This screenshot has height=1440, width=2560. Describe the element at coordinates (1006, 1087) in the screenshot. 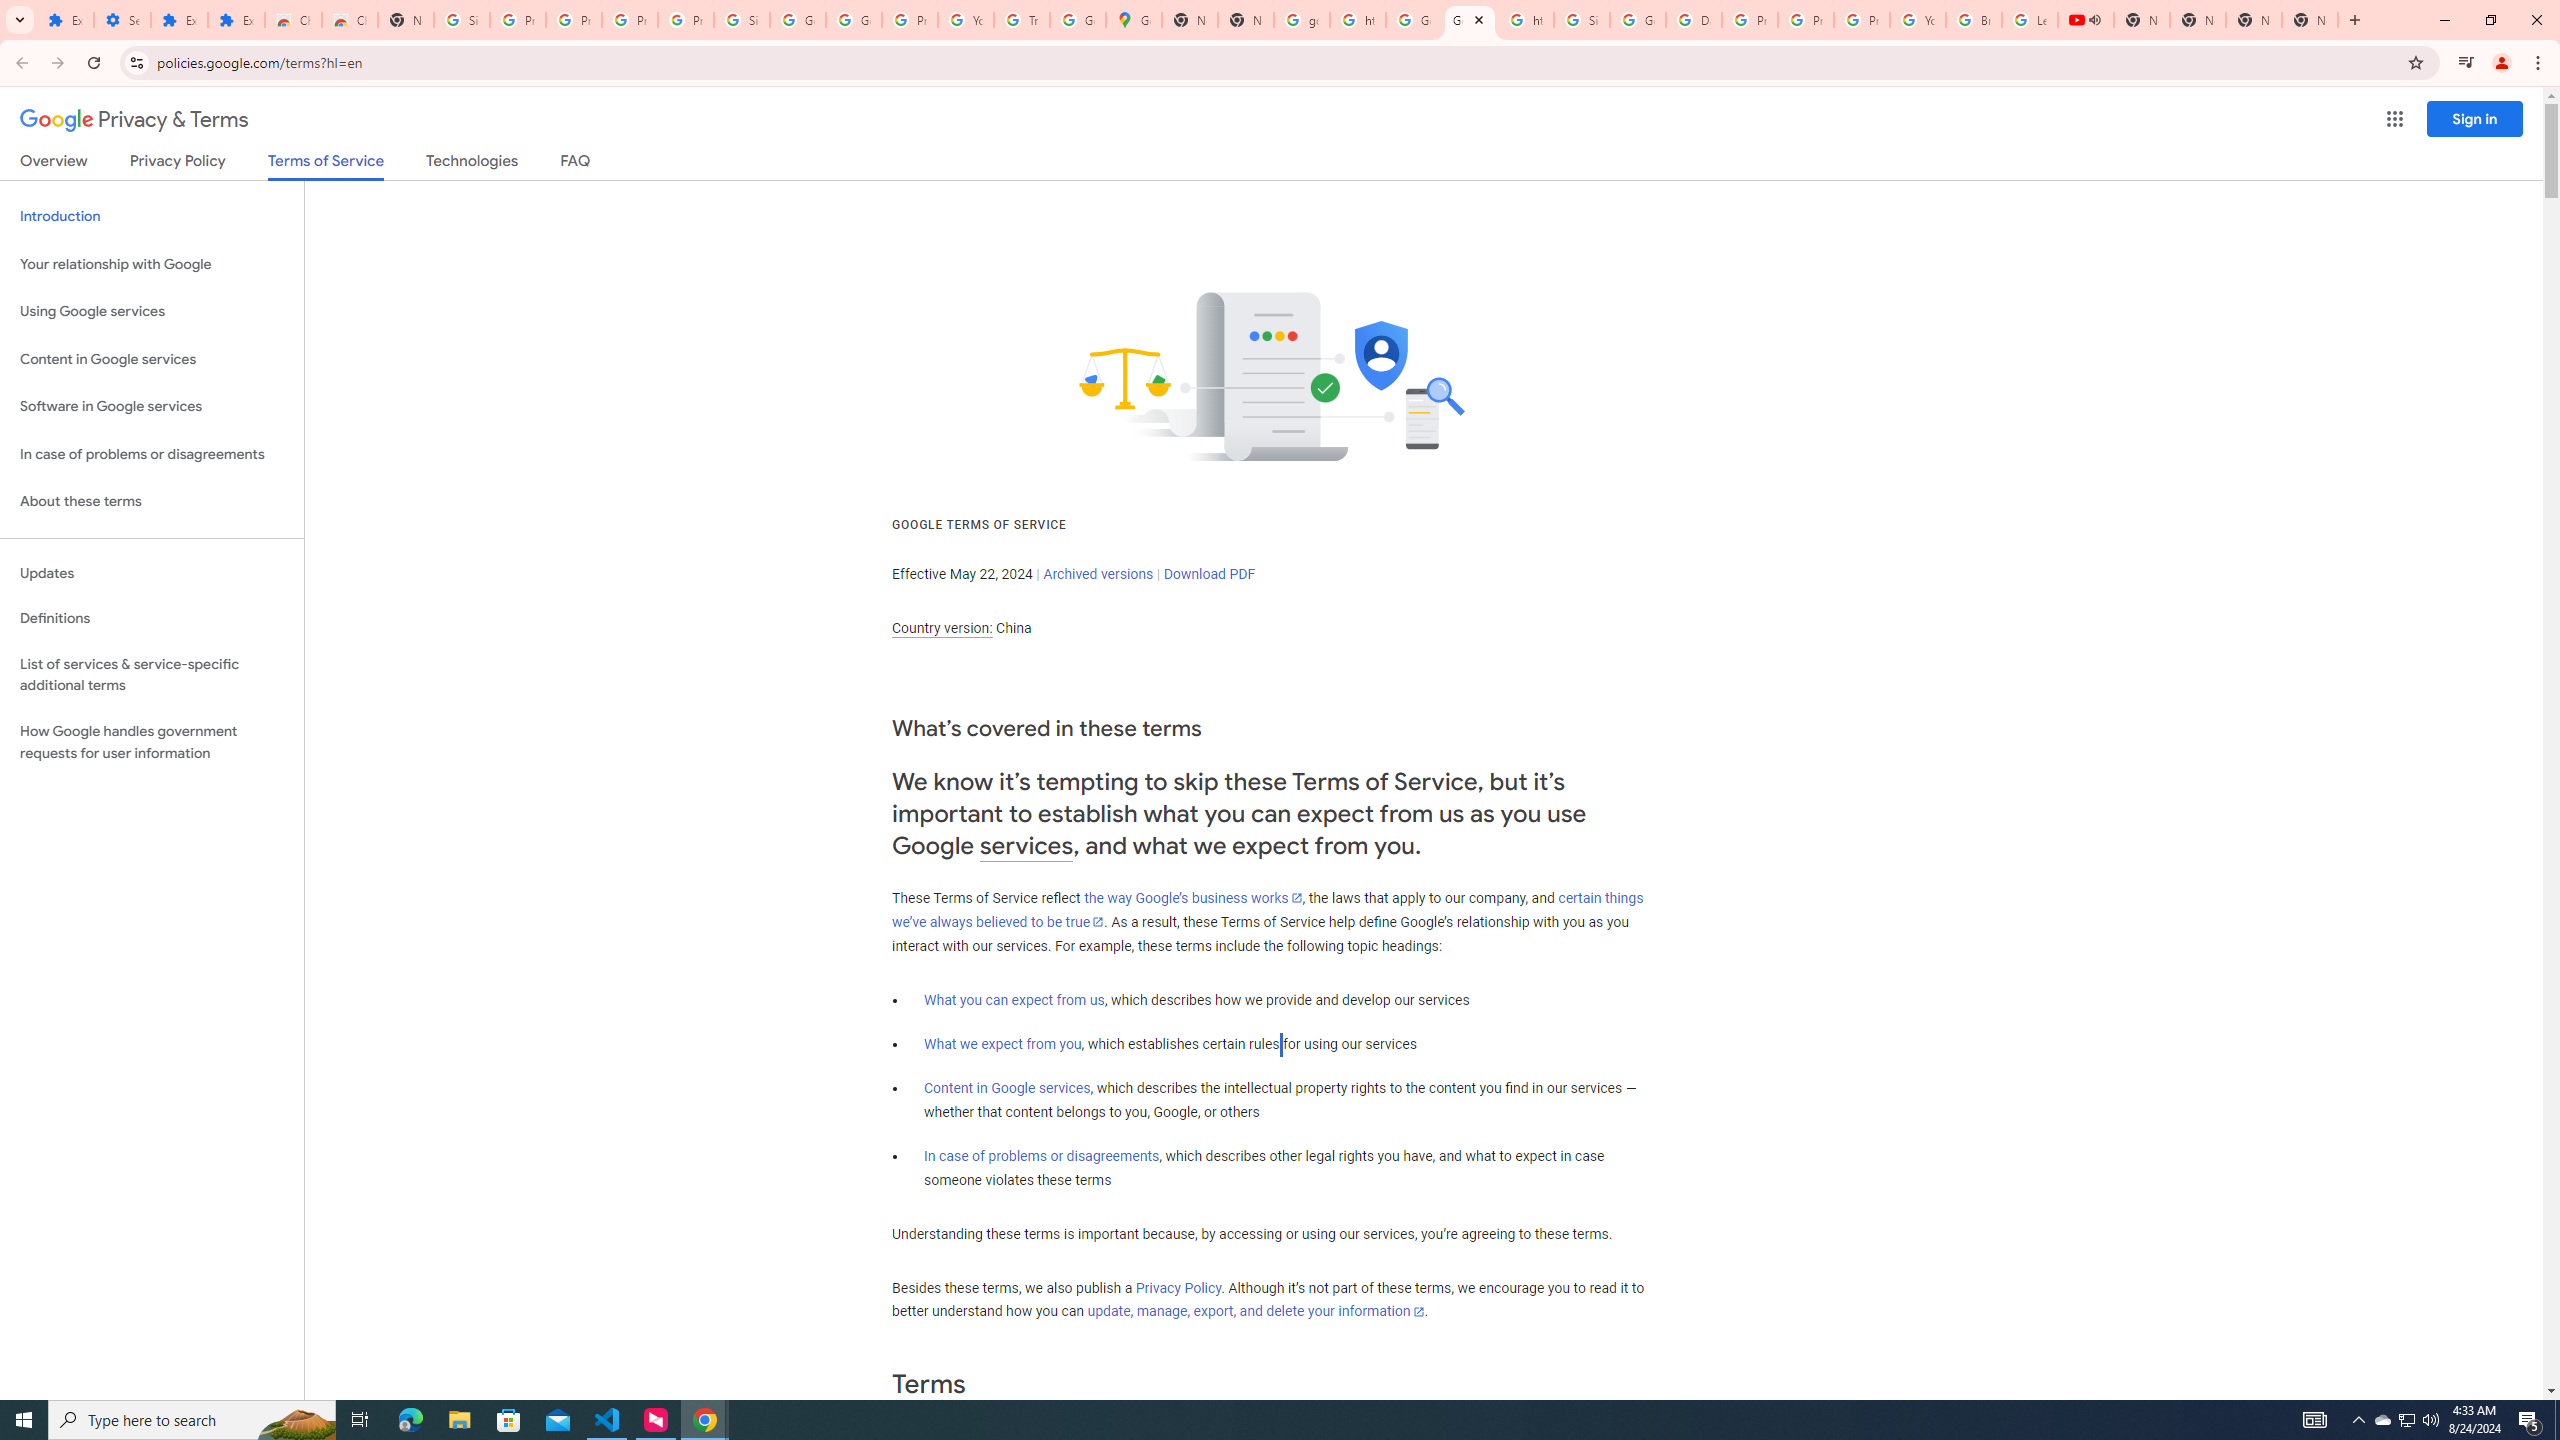

I see `'Content in Google services'` at that location.